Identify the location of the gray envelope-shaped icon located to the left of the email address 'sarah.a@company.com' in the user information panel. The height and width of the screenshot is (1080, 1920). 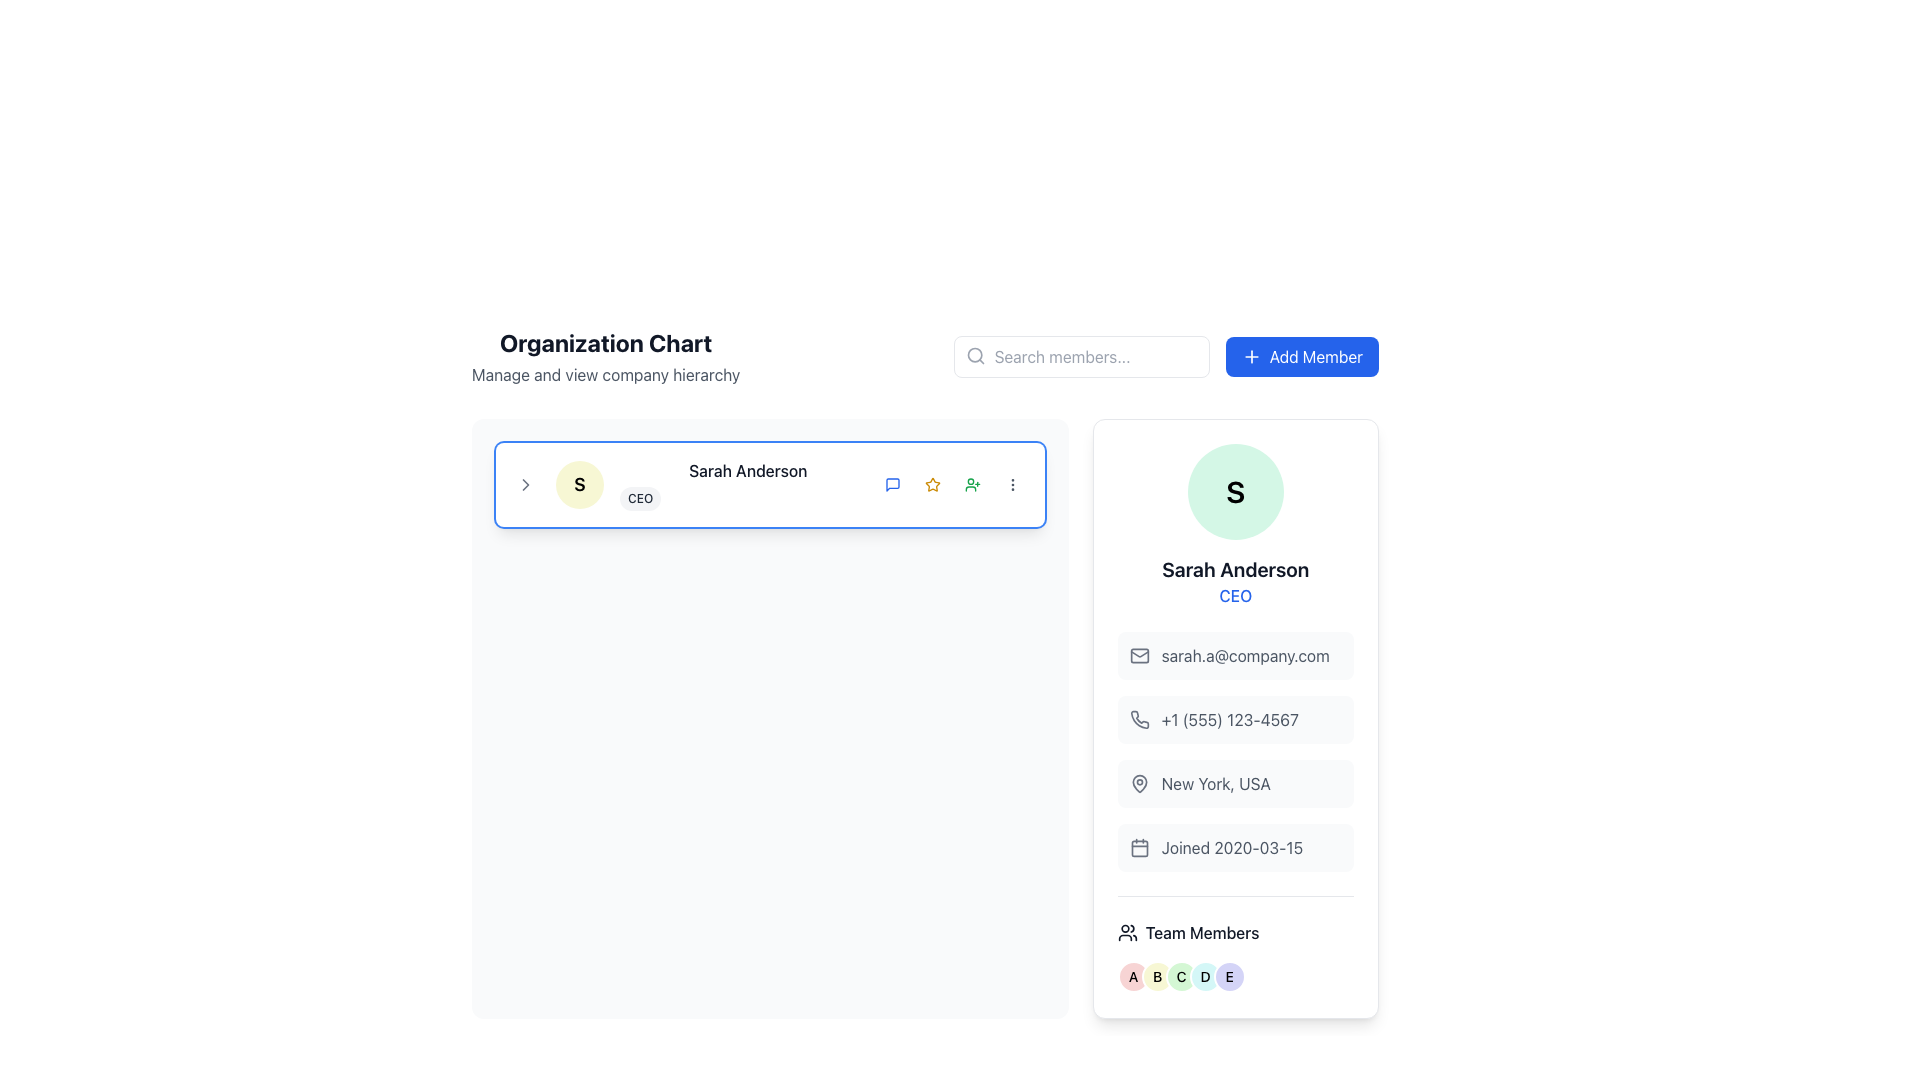
(1139, 655).